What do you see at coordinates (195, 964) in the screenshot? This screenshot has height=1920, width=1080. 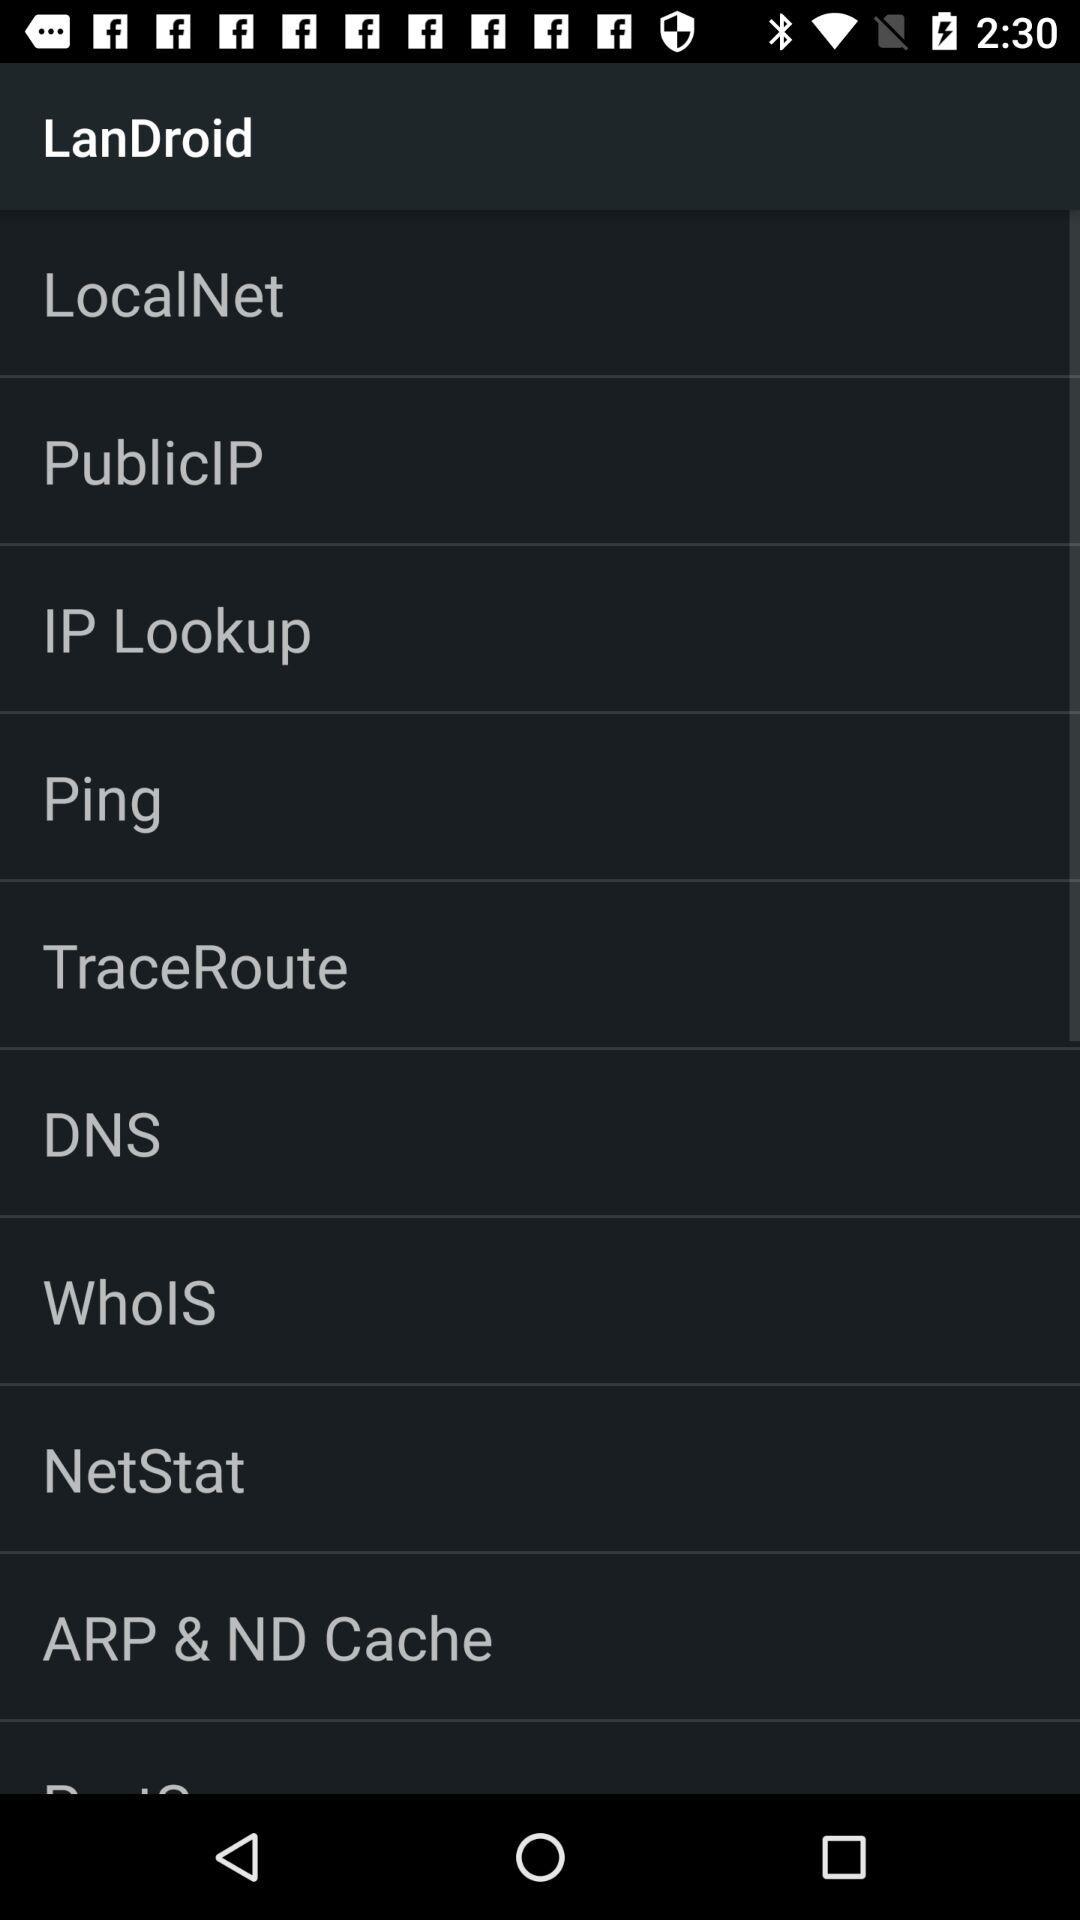 I see `app below ping icon` at bounding box center [195, 964].